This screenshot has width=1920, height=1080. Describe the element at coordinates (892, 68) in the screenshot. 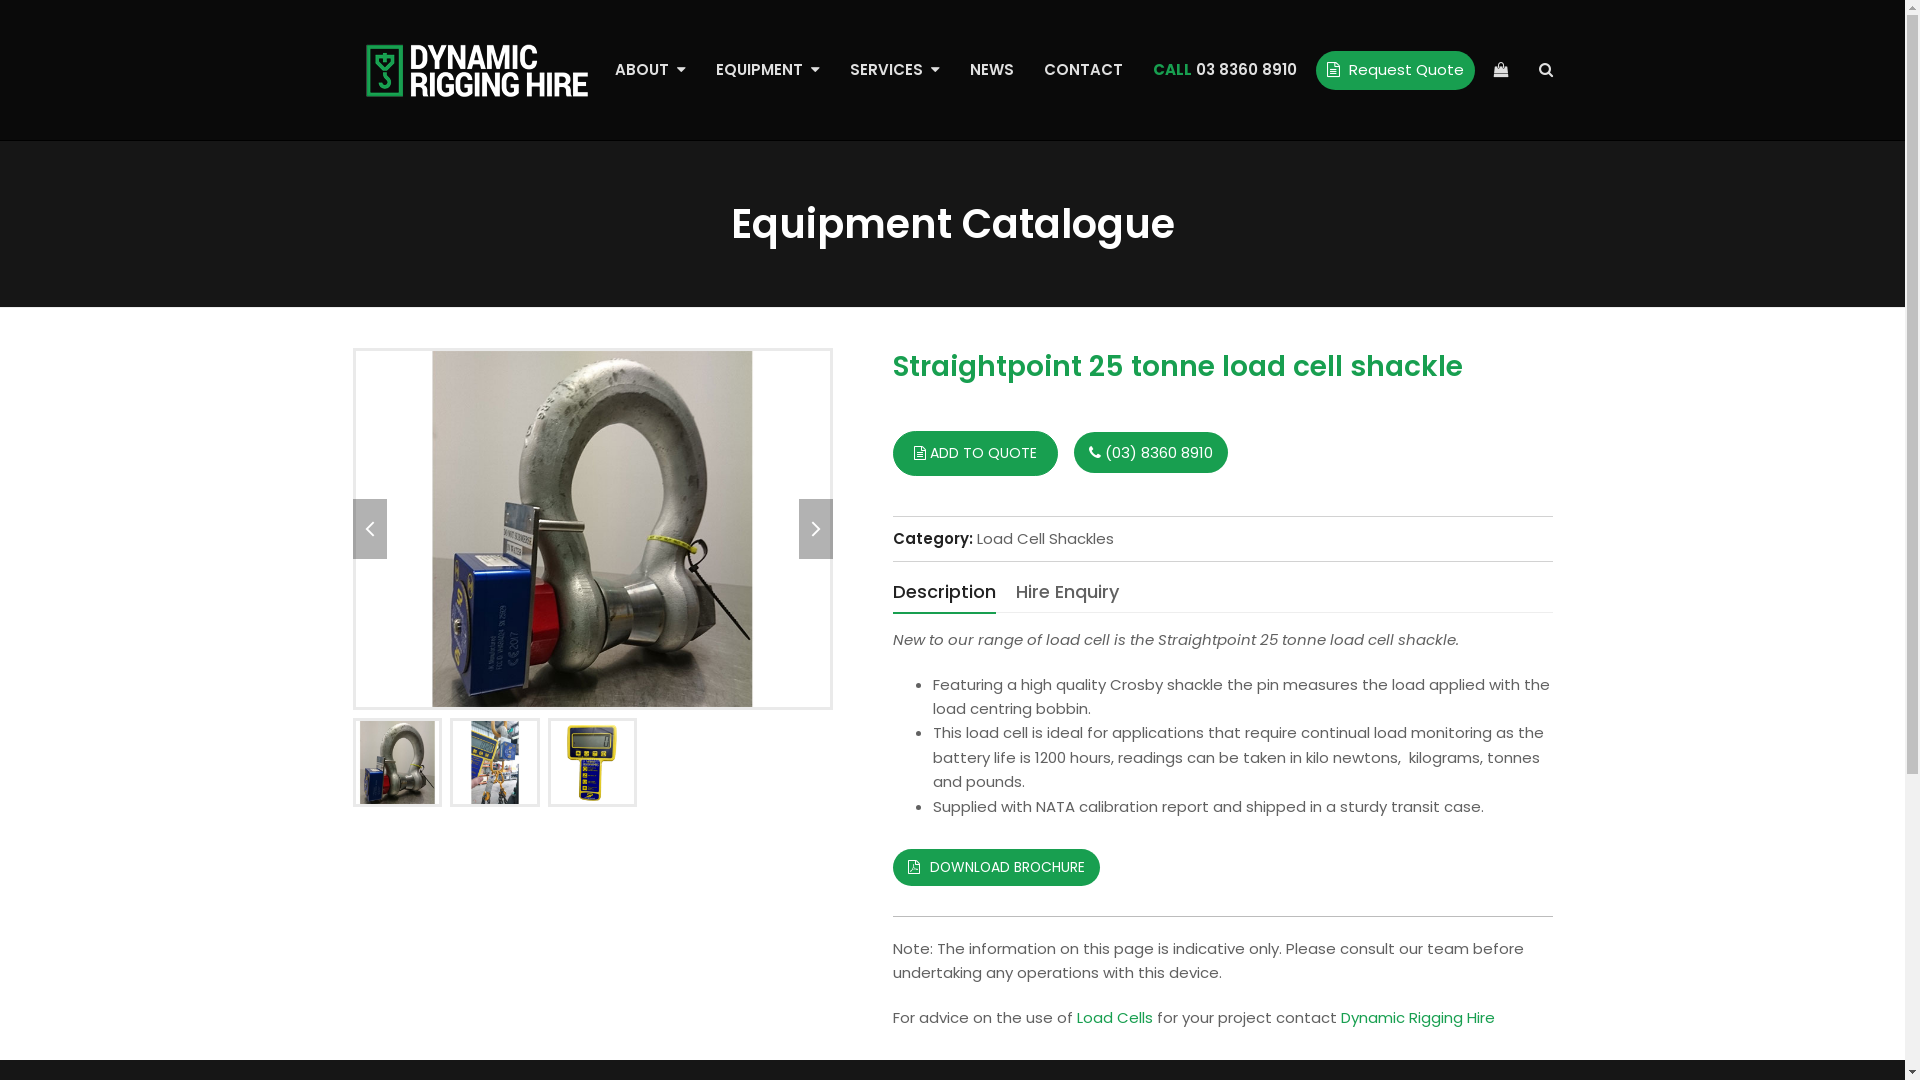

I see `'SERVICES'` at that location.